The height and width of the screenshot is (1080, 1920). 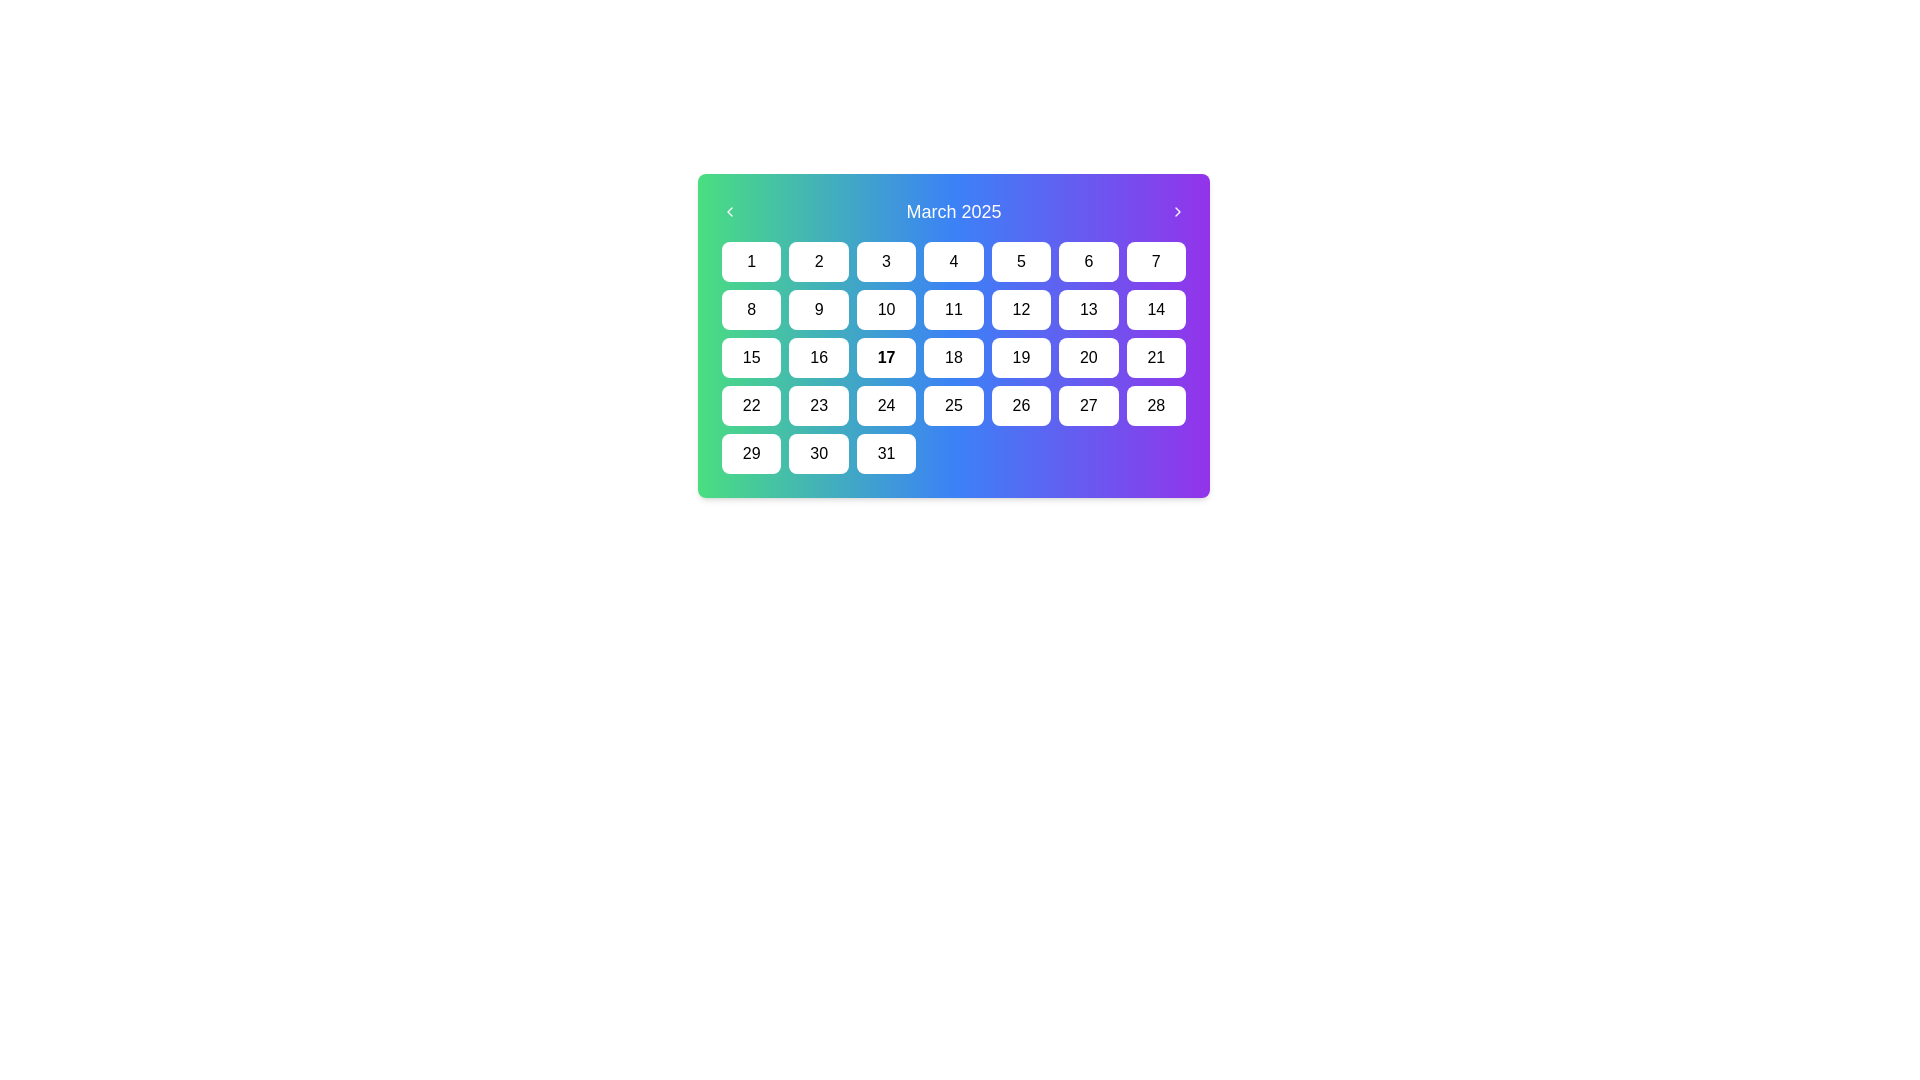 I want to click on the rectangular button with rounded corners displaying the number '10', so click(x=885, y=309).